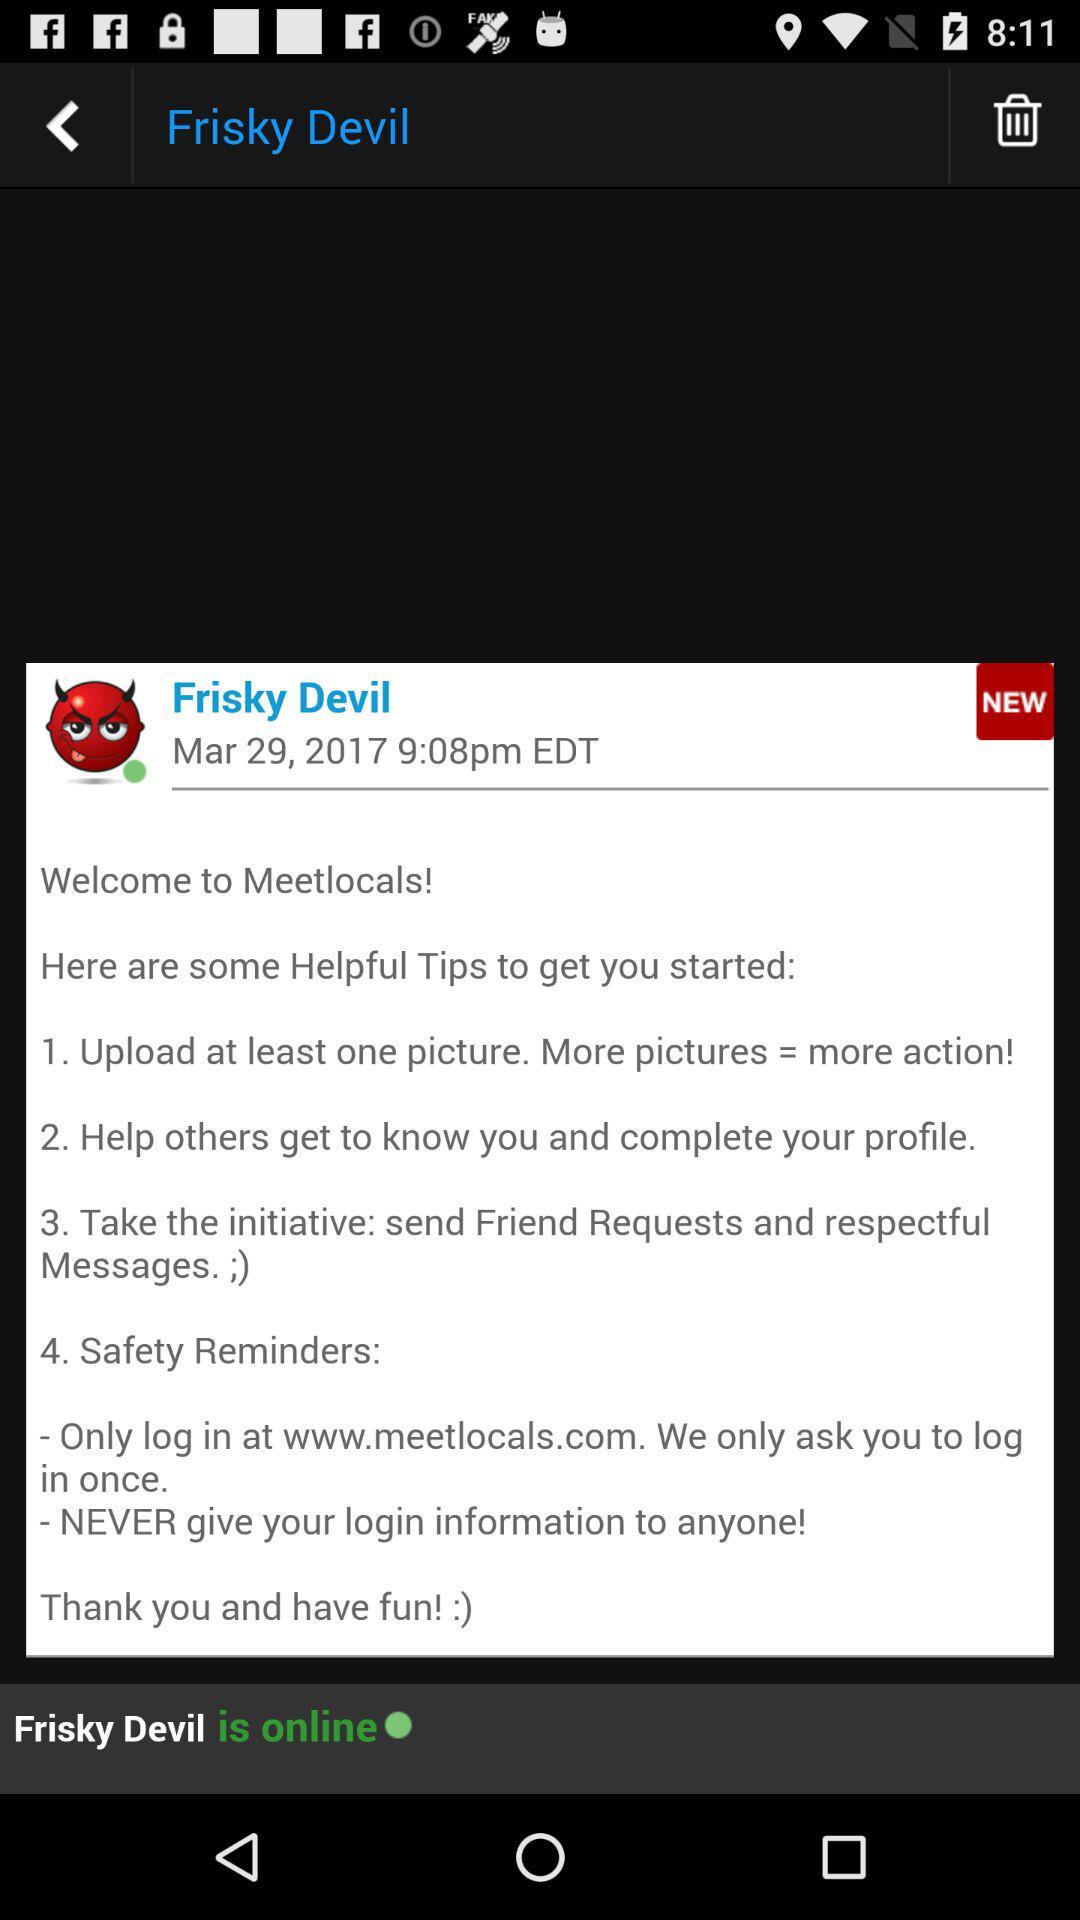 The image size is (1080, 1920). Describe the element at coordinates (540, 1219) in the screenshot. I see `the welcome to meetlocals` at that location.